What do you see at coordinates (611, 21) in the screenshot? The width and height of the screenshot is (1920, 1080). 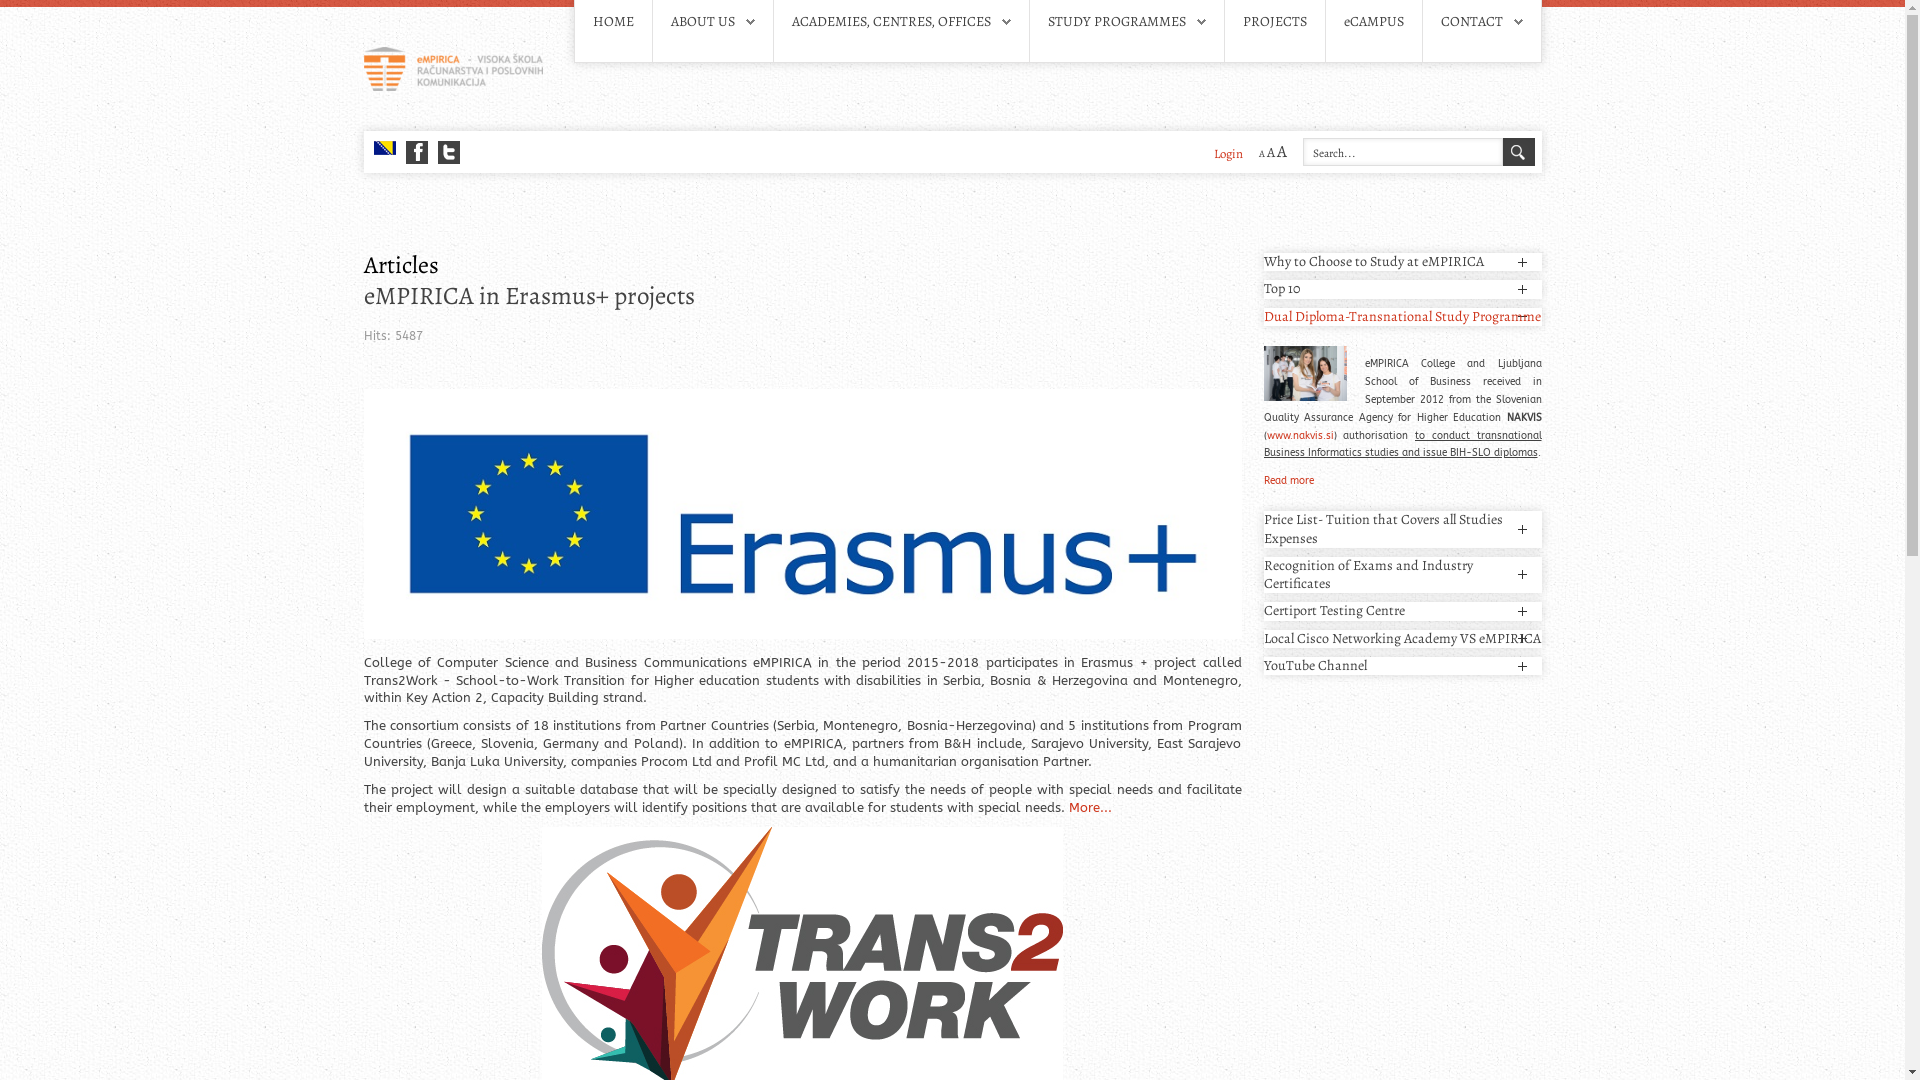 I see `'HOME'` at bounding box center [611, 21].